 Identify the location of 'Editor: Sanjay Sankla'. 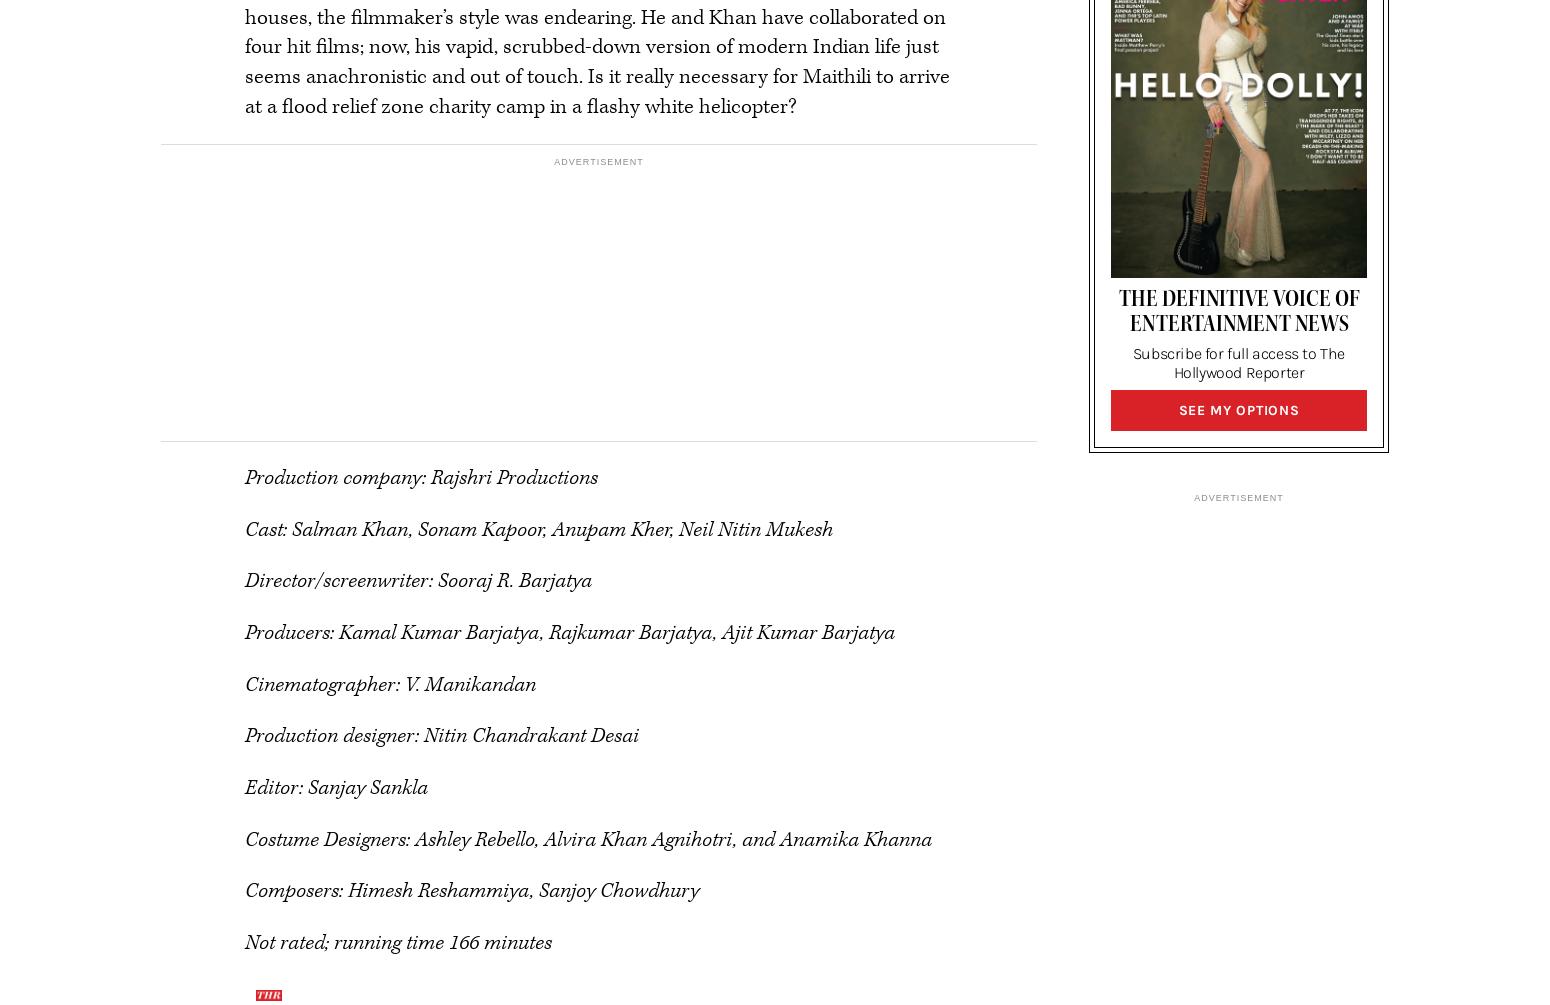
(335, 788).